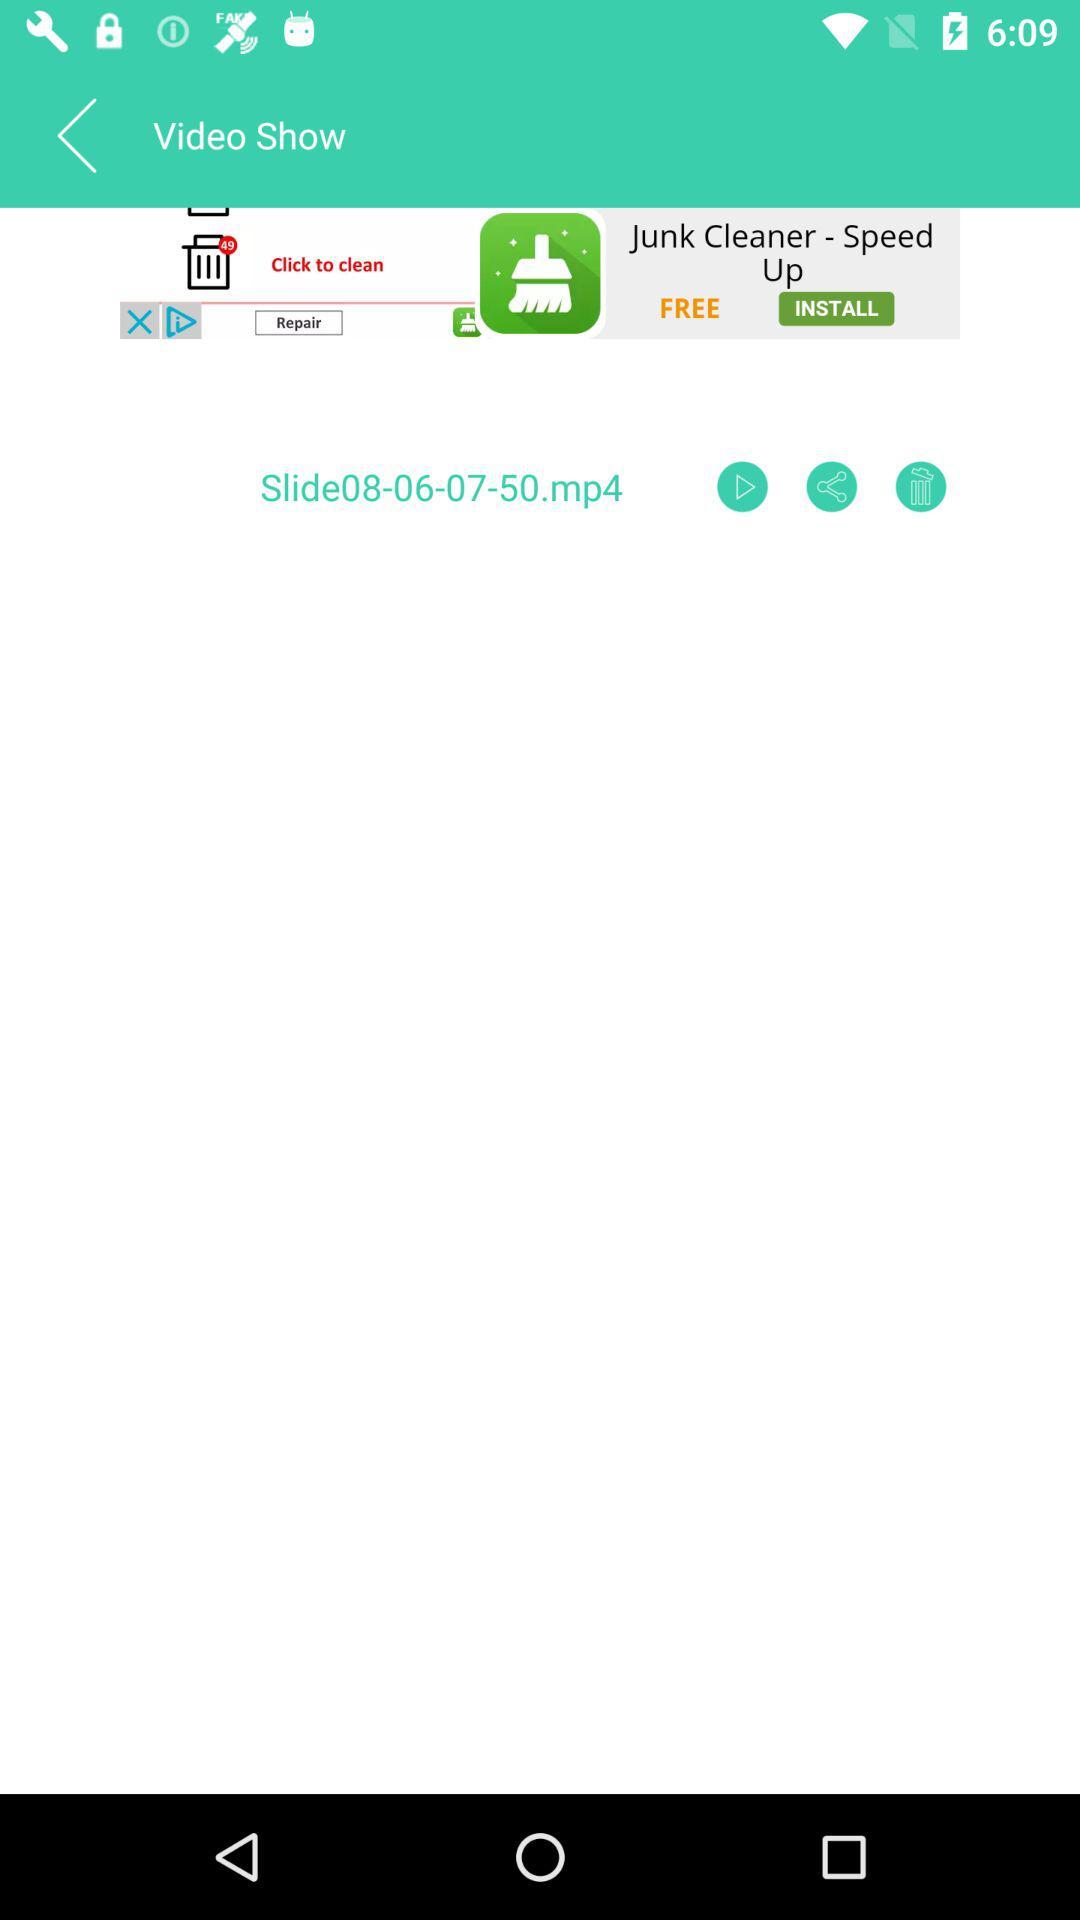 The width and height of the screenshot is (1080, 1920). What do you see at coordinates (540, 272) in the screenshot?
I see `clean option` at bounding box center [540, 272].